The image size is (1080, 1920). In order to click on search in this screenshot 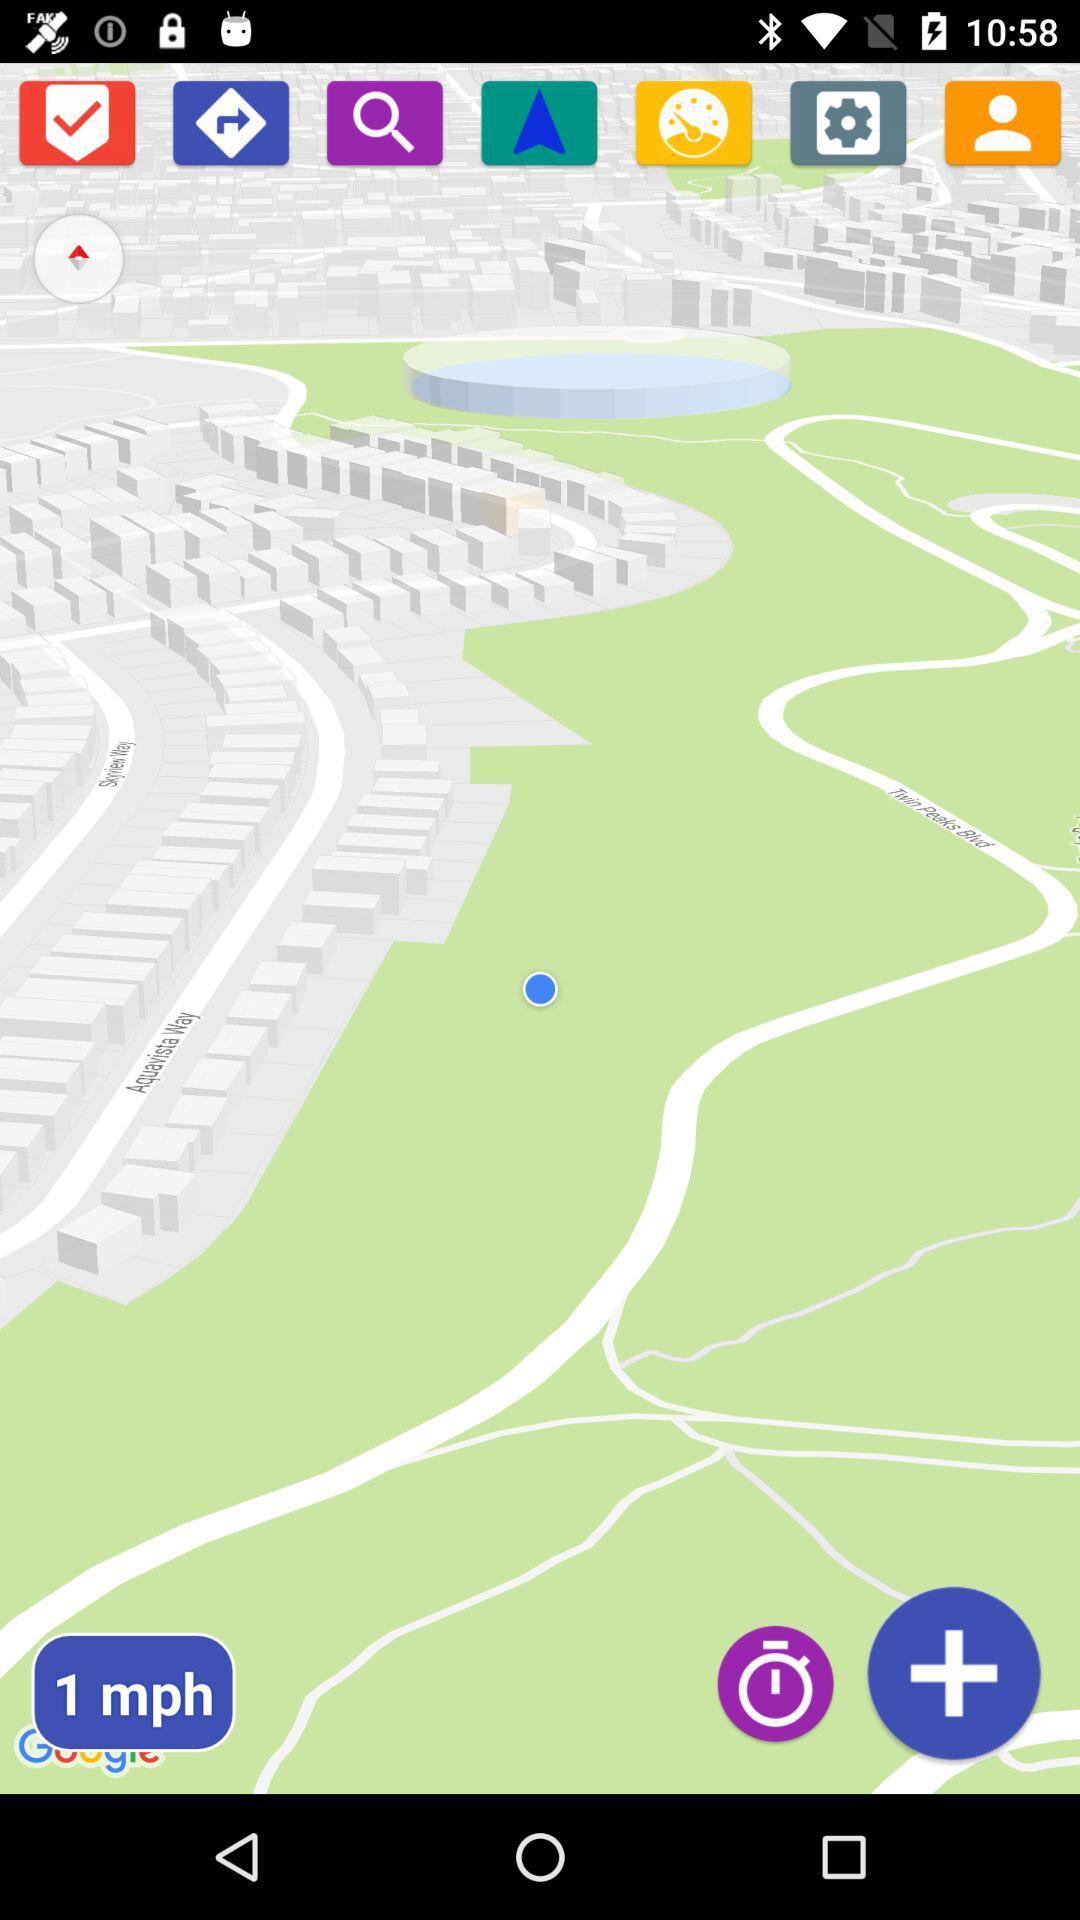, I will do `click(384, 121)`.